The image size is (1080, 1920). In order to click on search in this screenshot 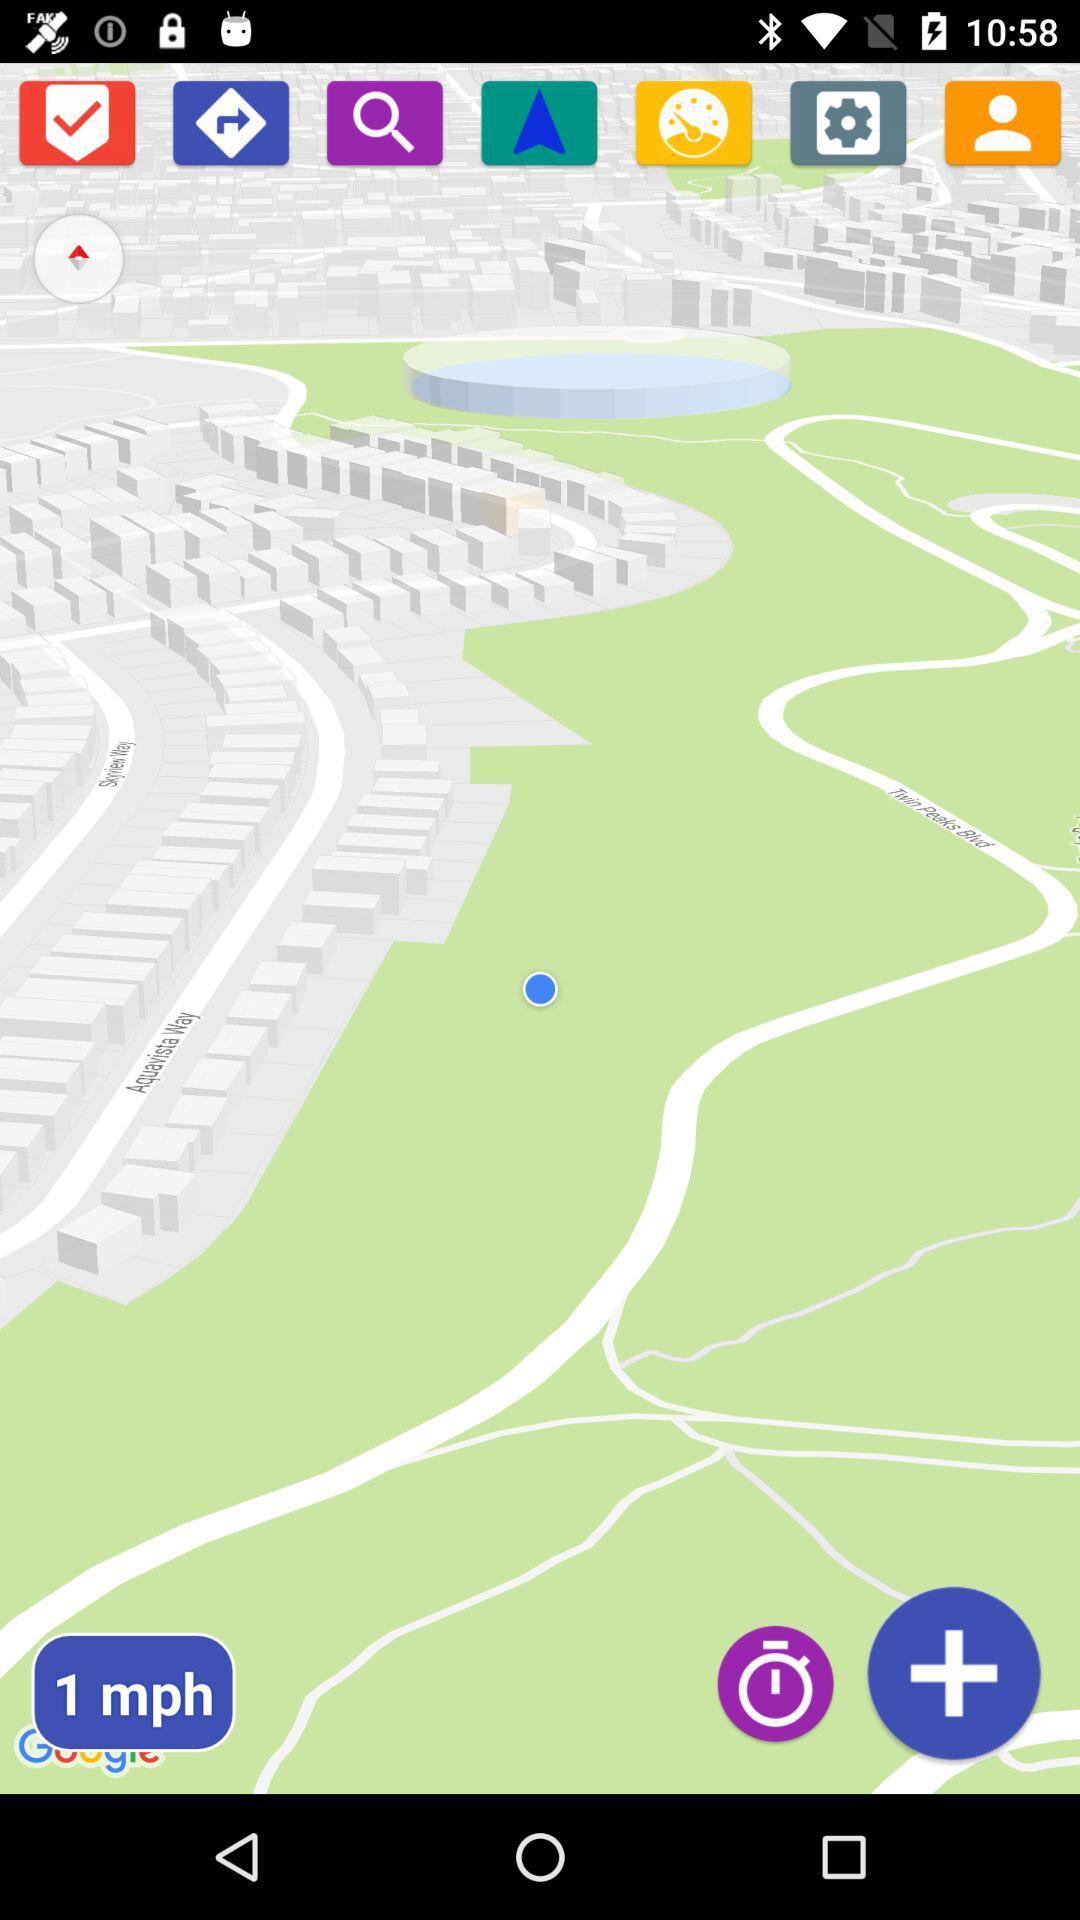, I will do `click(384, 121)`.